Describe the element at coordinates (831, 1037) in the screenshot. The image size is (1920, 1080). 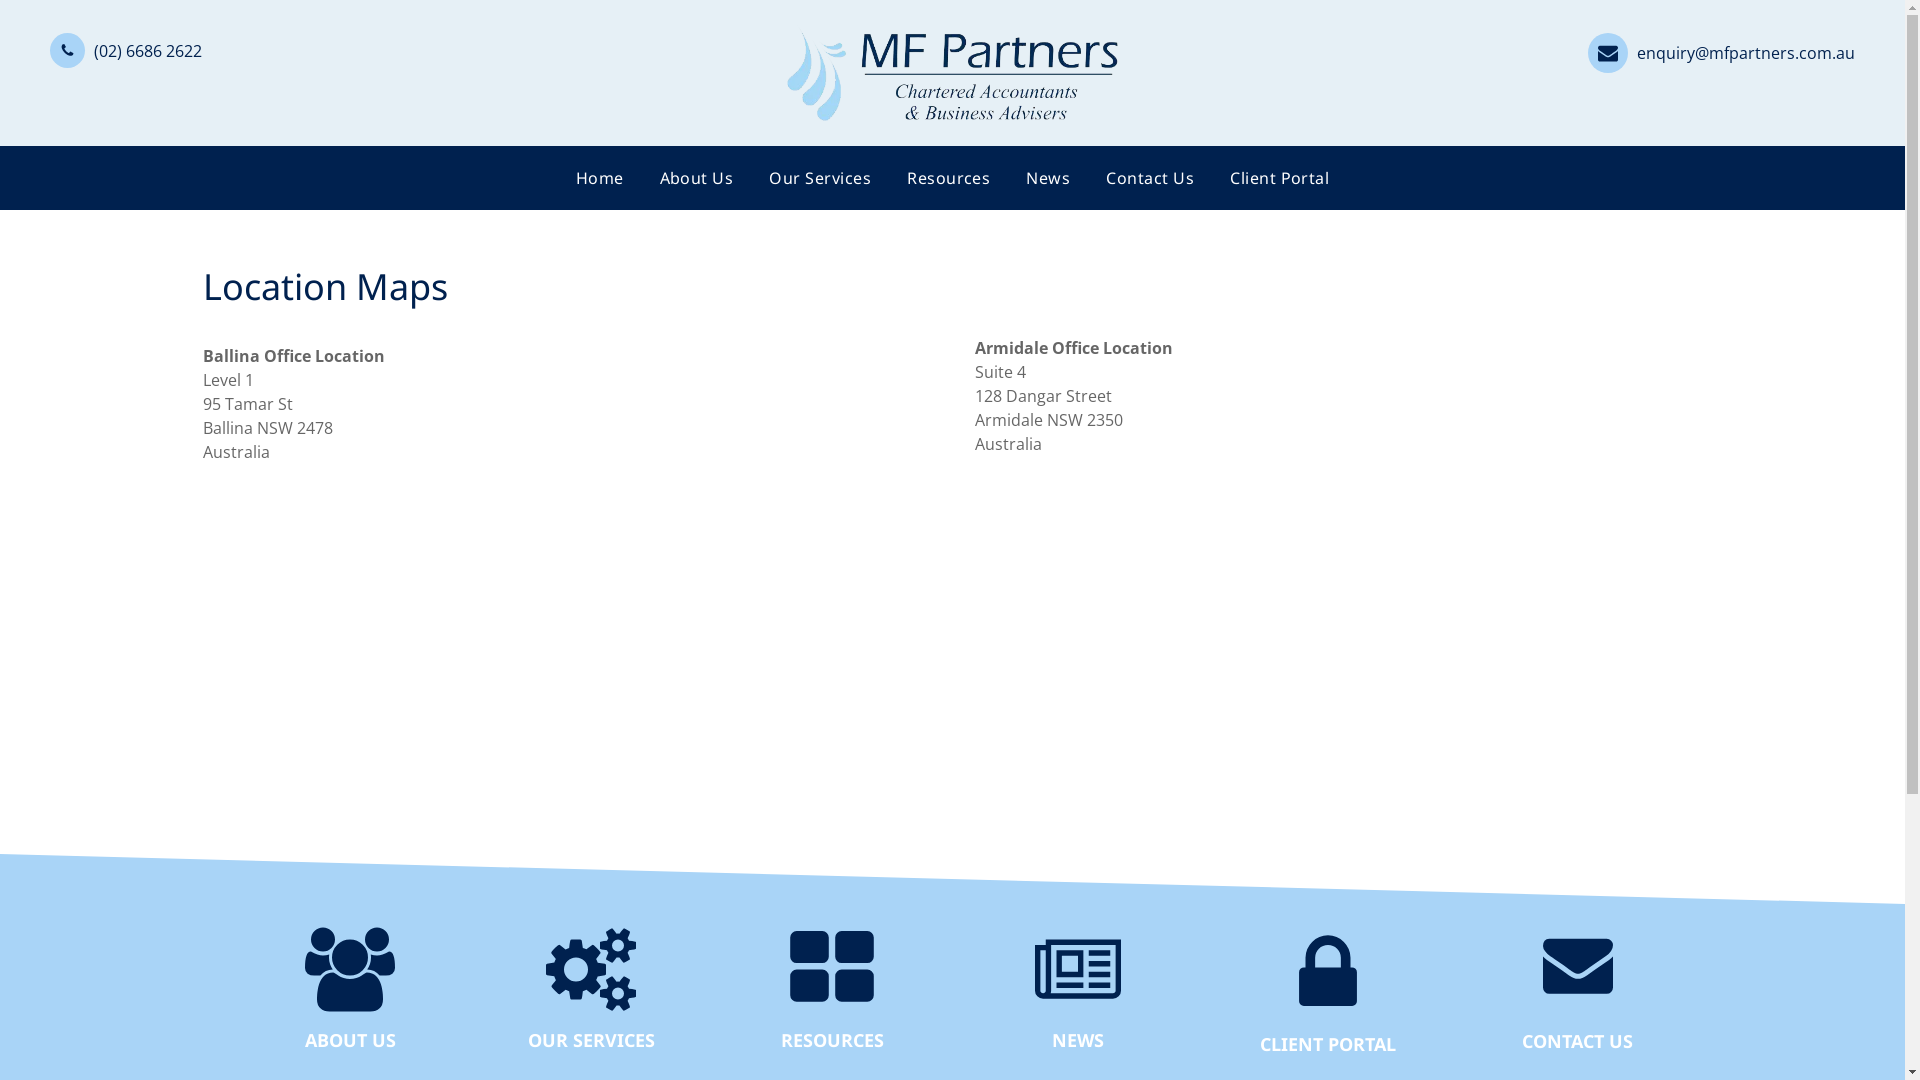
I see `'RESOURCES'` at that location.